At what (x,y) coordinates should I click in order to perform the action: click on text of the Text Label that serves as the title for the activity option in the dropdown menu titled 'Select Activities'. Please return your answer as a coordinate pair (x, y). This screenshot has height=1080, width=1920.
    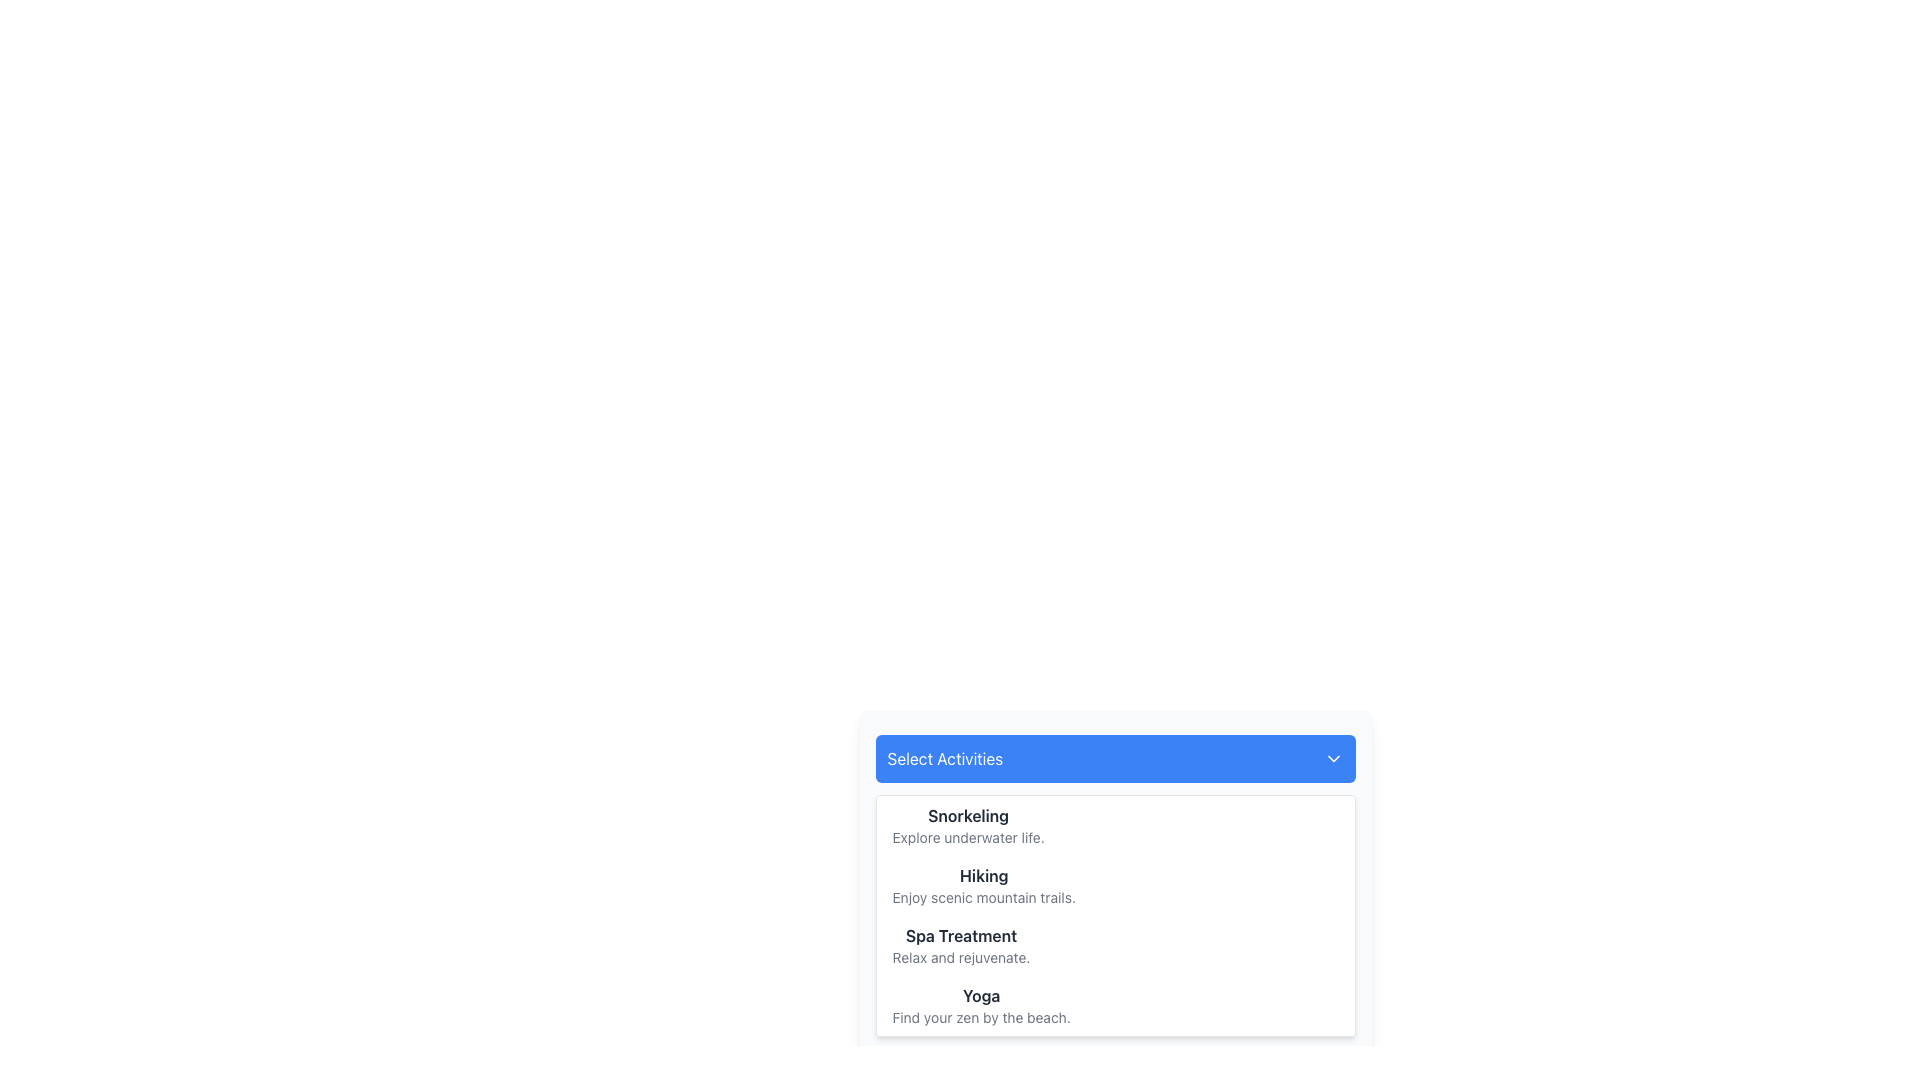
    Looking at the image, I should click on (981, 995).